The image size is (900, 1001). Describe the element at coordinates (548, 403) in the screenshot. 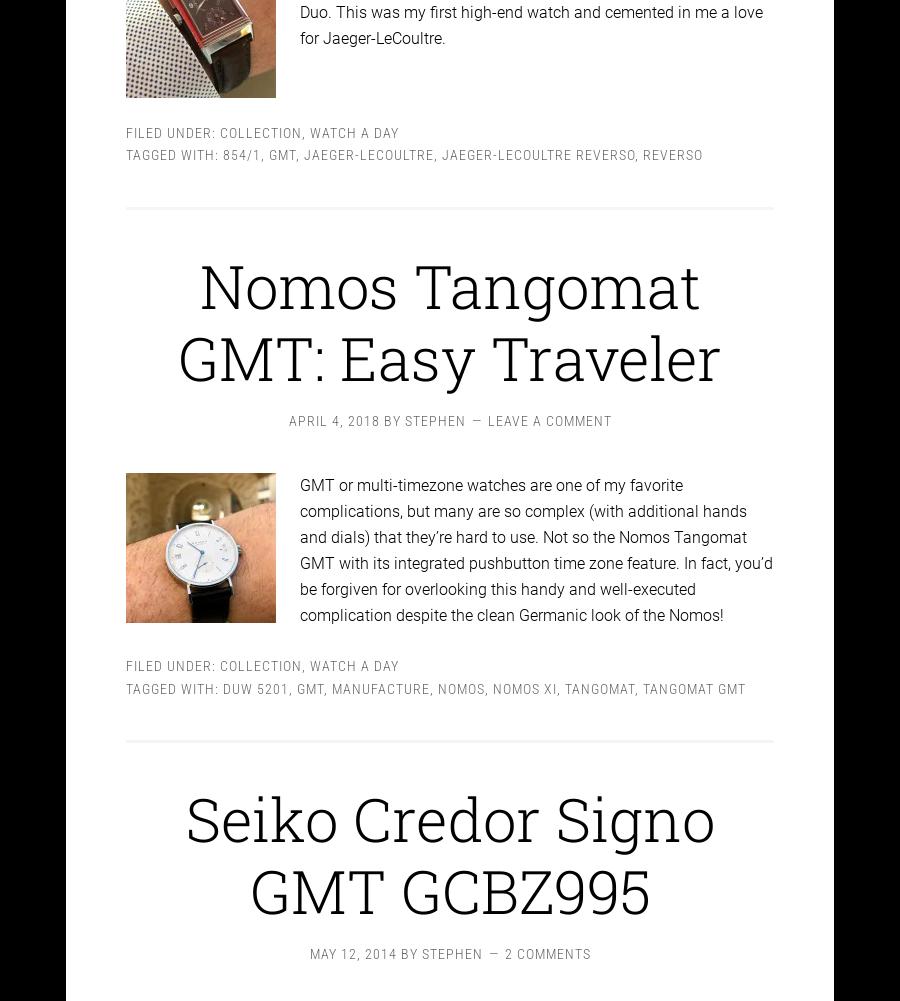

I see `'Leave a Comment'` at that location.